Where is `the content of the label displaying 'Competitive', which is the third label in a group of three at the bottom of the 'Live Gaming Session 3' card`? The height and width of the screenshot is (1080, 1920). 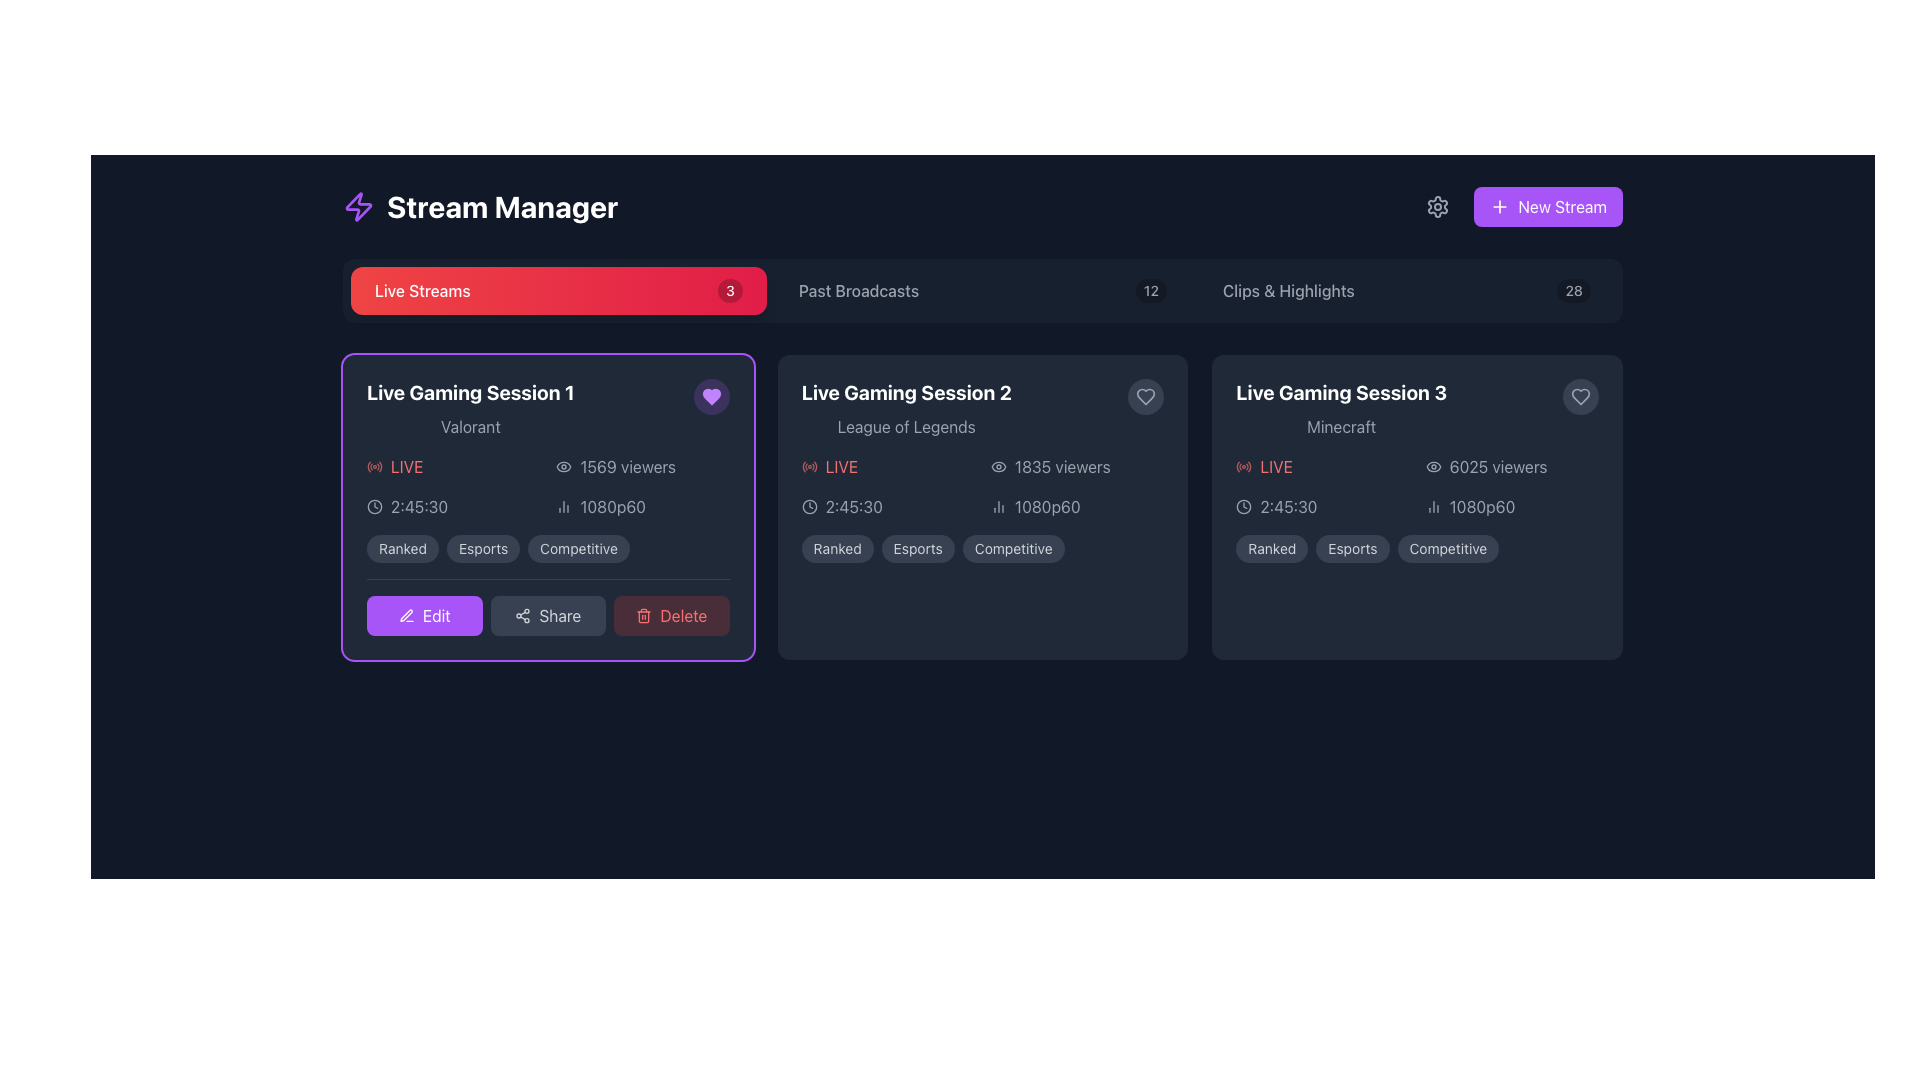
the content of the label displaying 'Competitive', which is the third label in a group of three at the bottom of the 'Live Gaming Session 3' card is located at coordinates (1448, 548).